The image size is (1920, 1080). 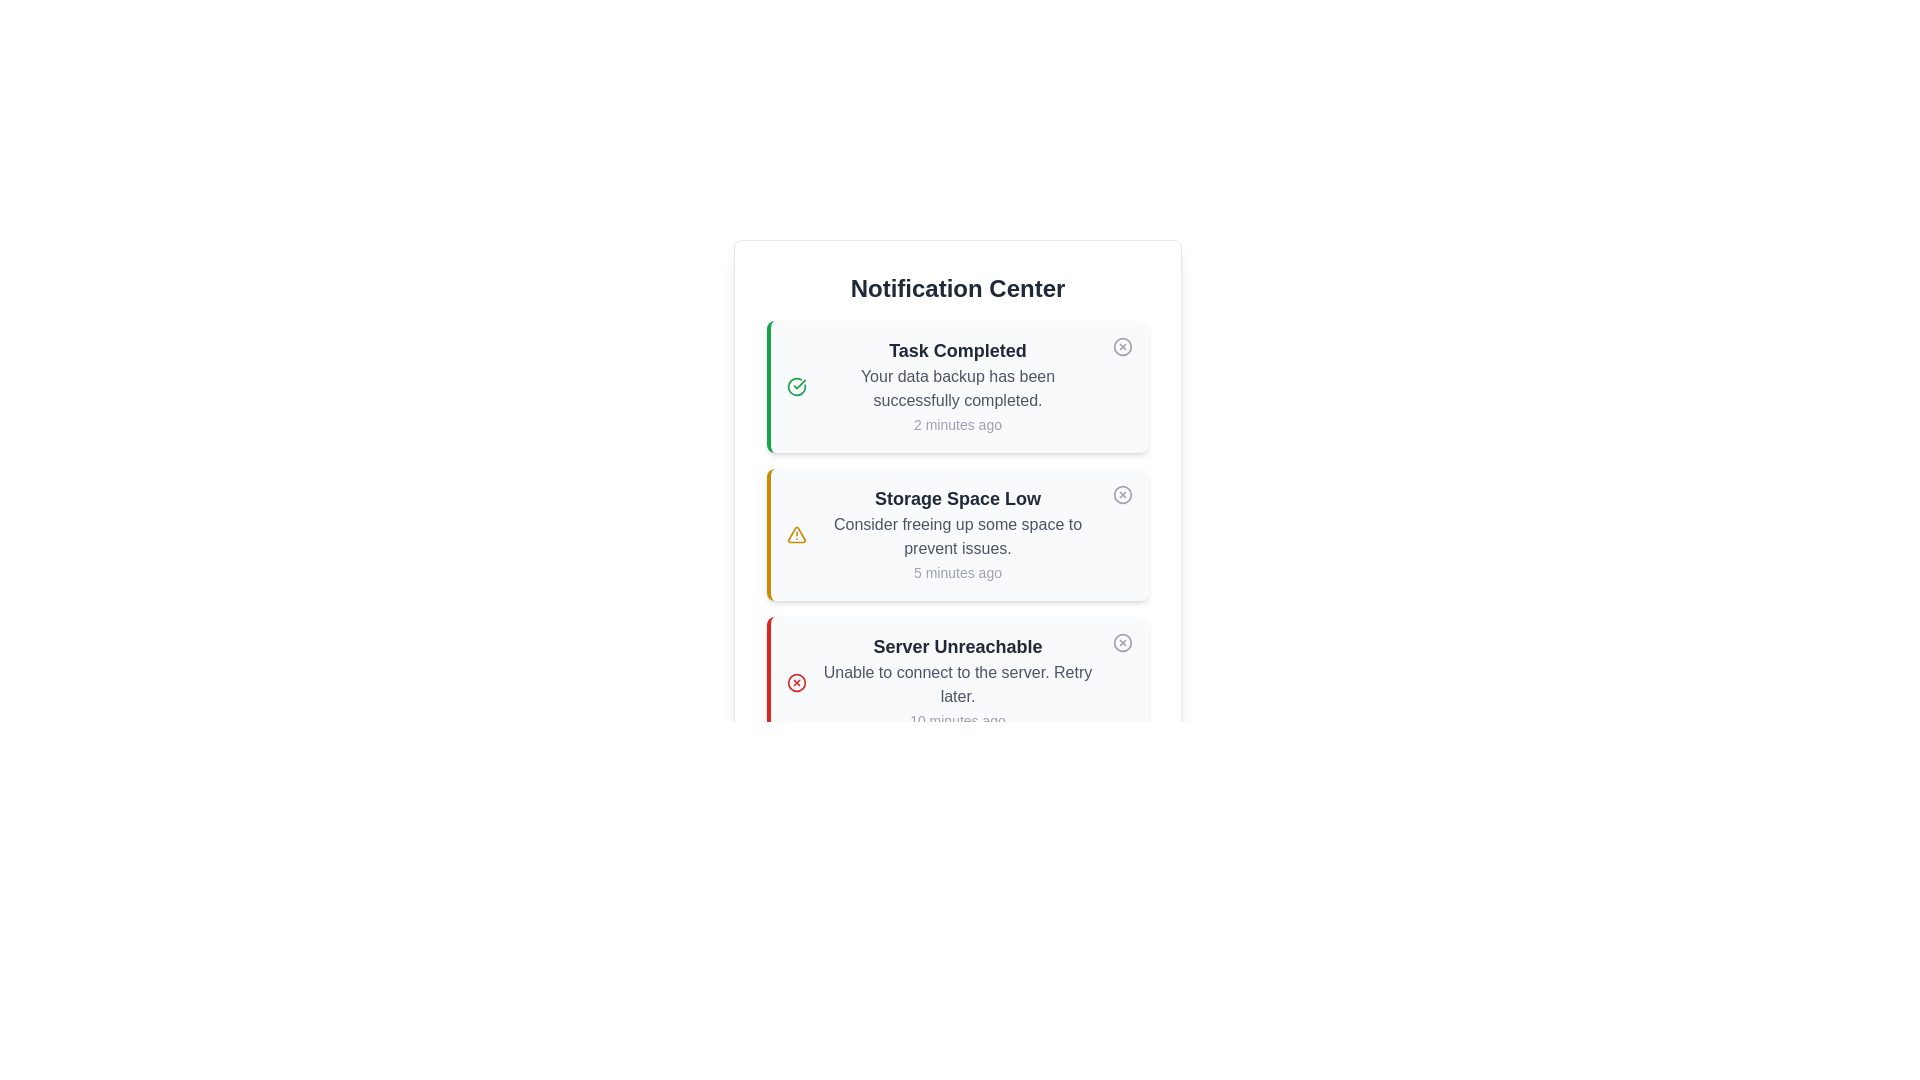 What do you see at coordinates (1123, 346) in the screenshot?
I see `the circular close button located at the top-right corner of the 'Task Completed' notification card, which is represented by a 24x24 pixel icon` at bounding box center [1123, 346].